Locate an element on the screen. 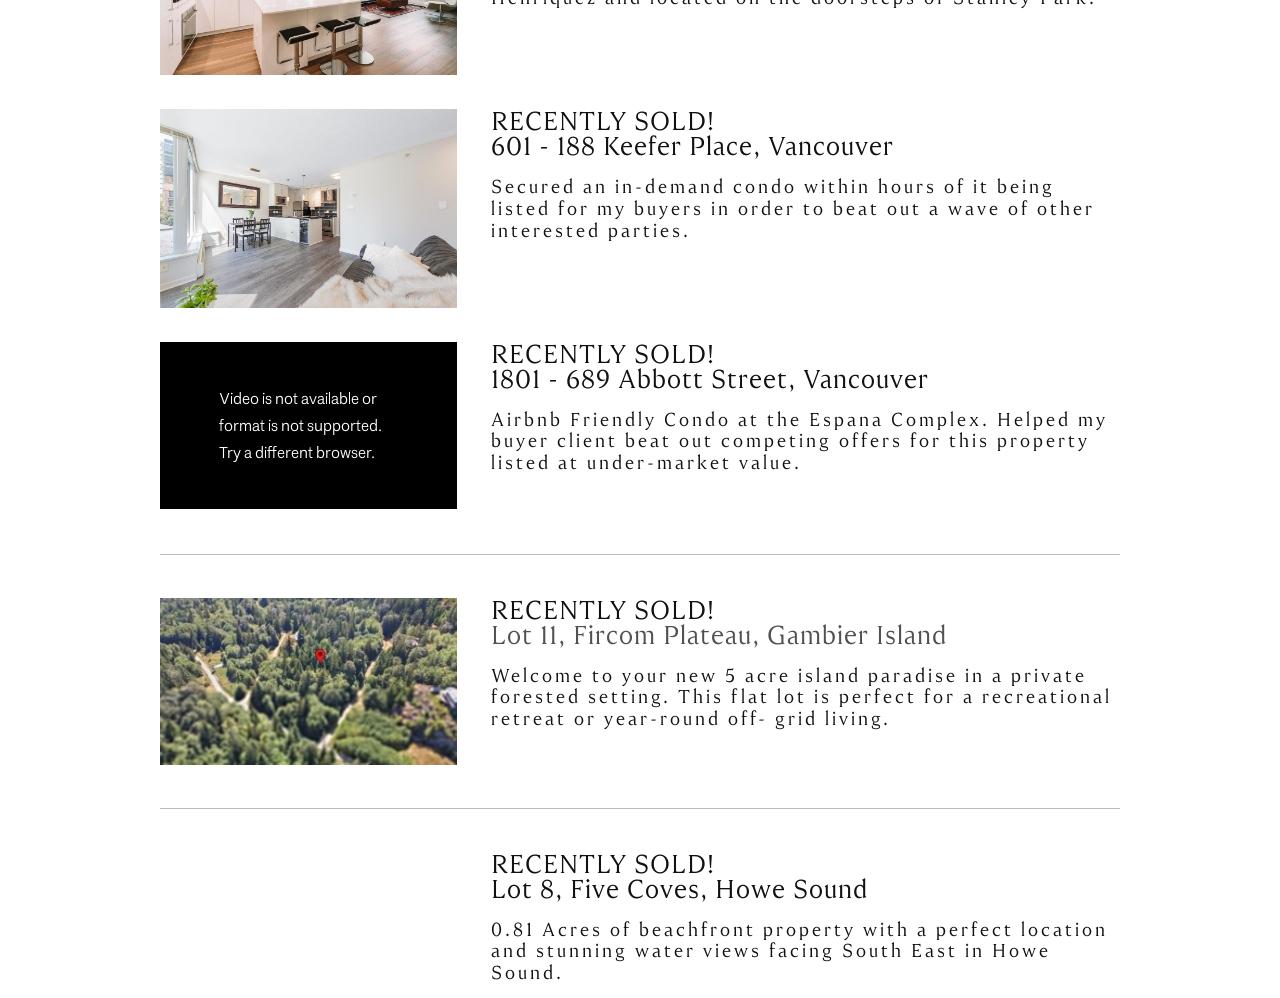 The height and width of the screenshot is (998, 1280). 'Video is not available or format is not supported. Try a different browser.' is located at coordinates (219, 424).